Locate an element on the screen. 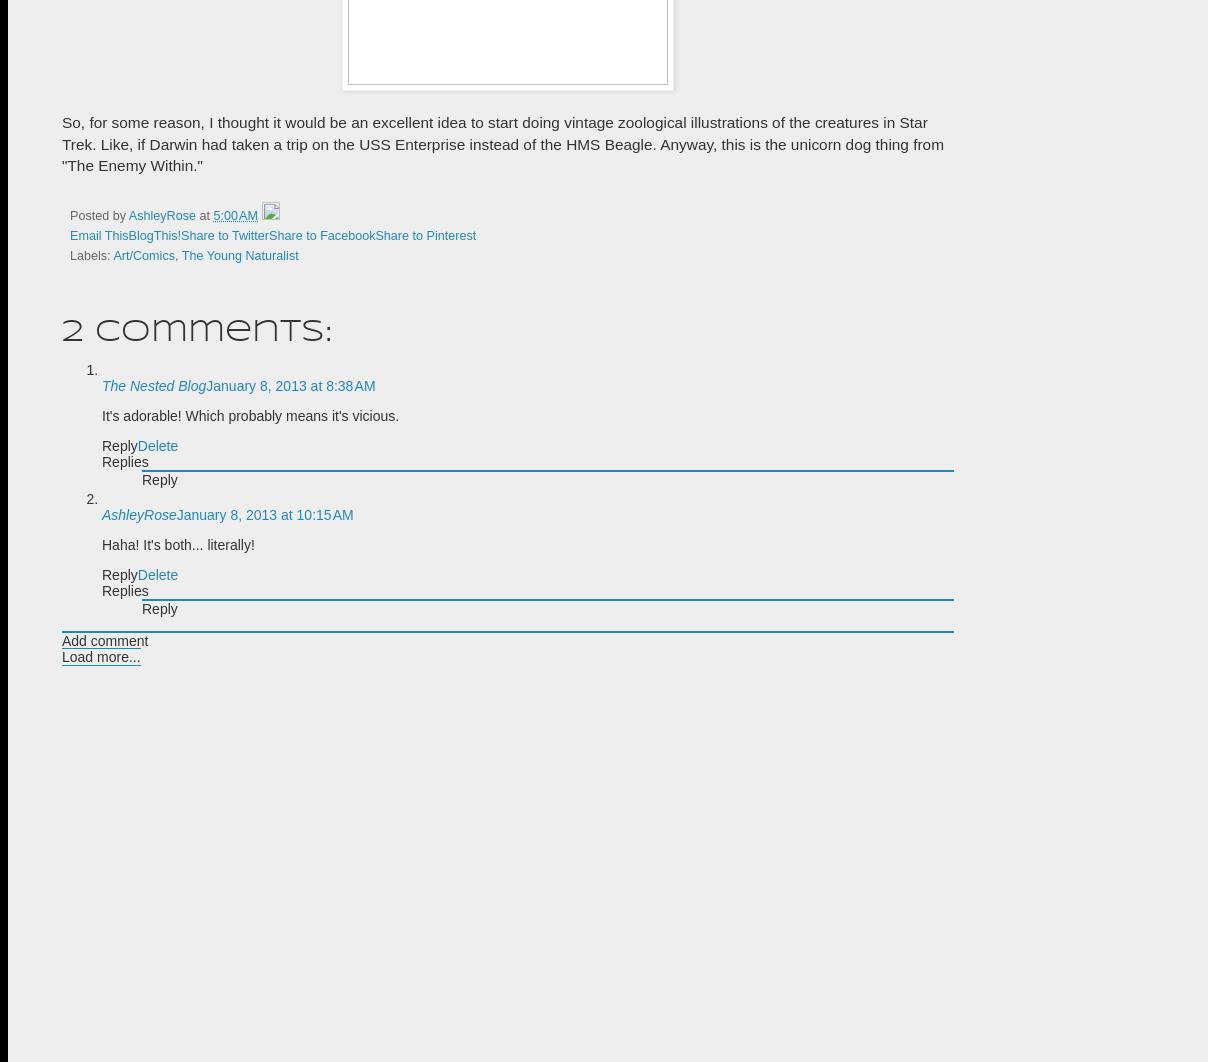  'So, for some reason, I thought it would be an excellent idea to start doing vintage zoological illustrations of the creatures in Star Trek. Like, if Darwin had taken a trip on the USS Enterprise instead of the HMS Beagle. Anyway, this is the unicorn dog thing from "The Enemy Within."' is located at coordinates (503, 144).